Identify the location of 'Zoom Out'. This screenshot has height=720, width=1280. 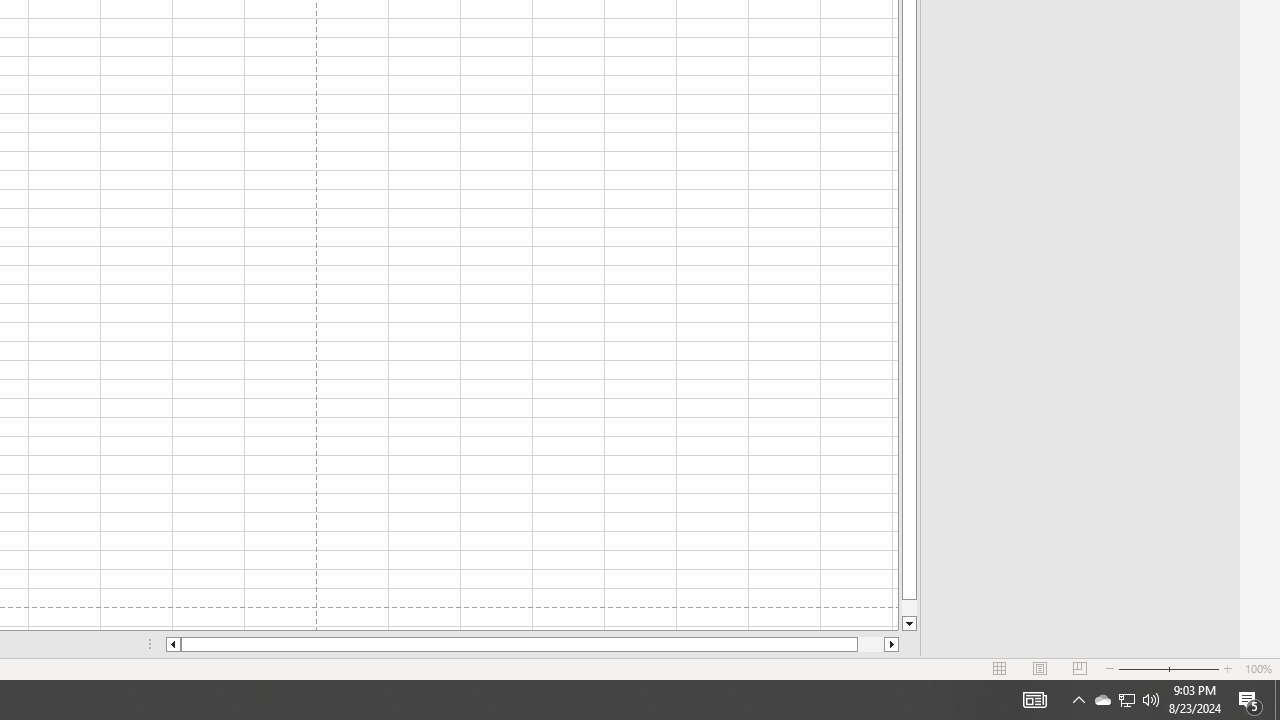
(1143, 669).